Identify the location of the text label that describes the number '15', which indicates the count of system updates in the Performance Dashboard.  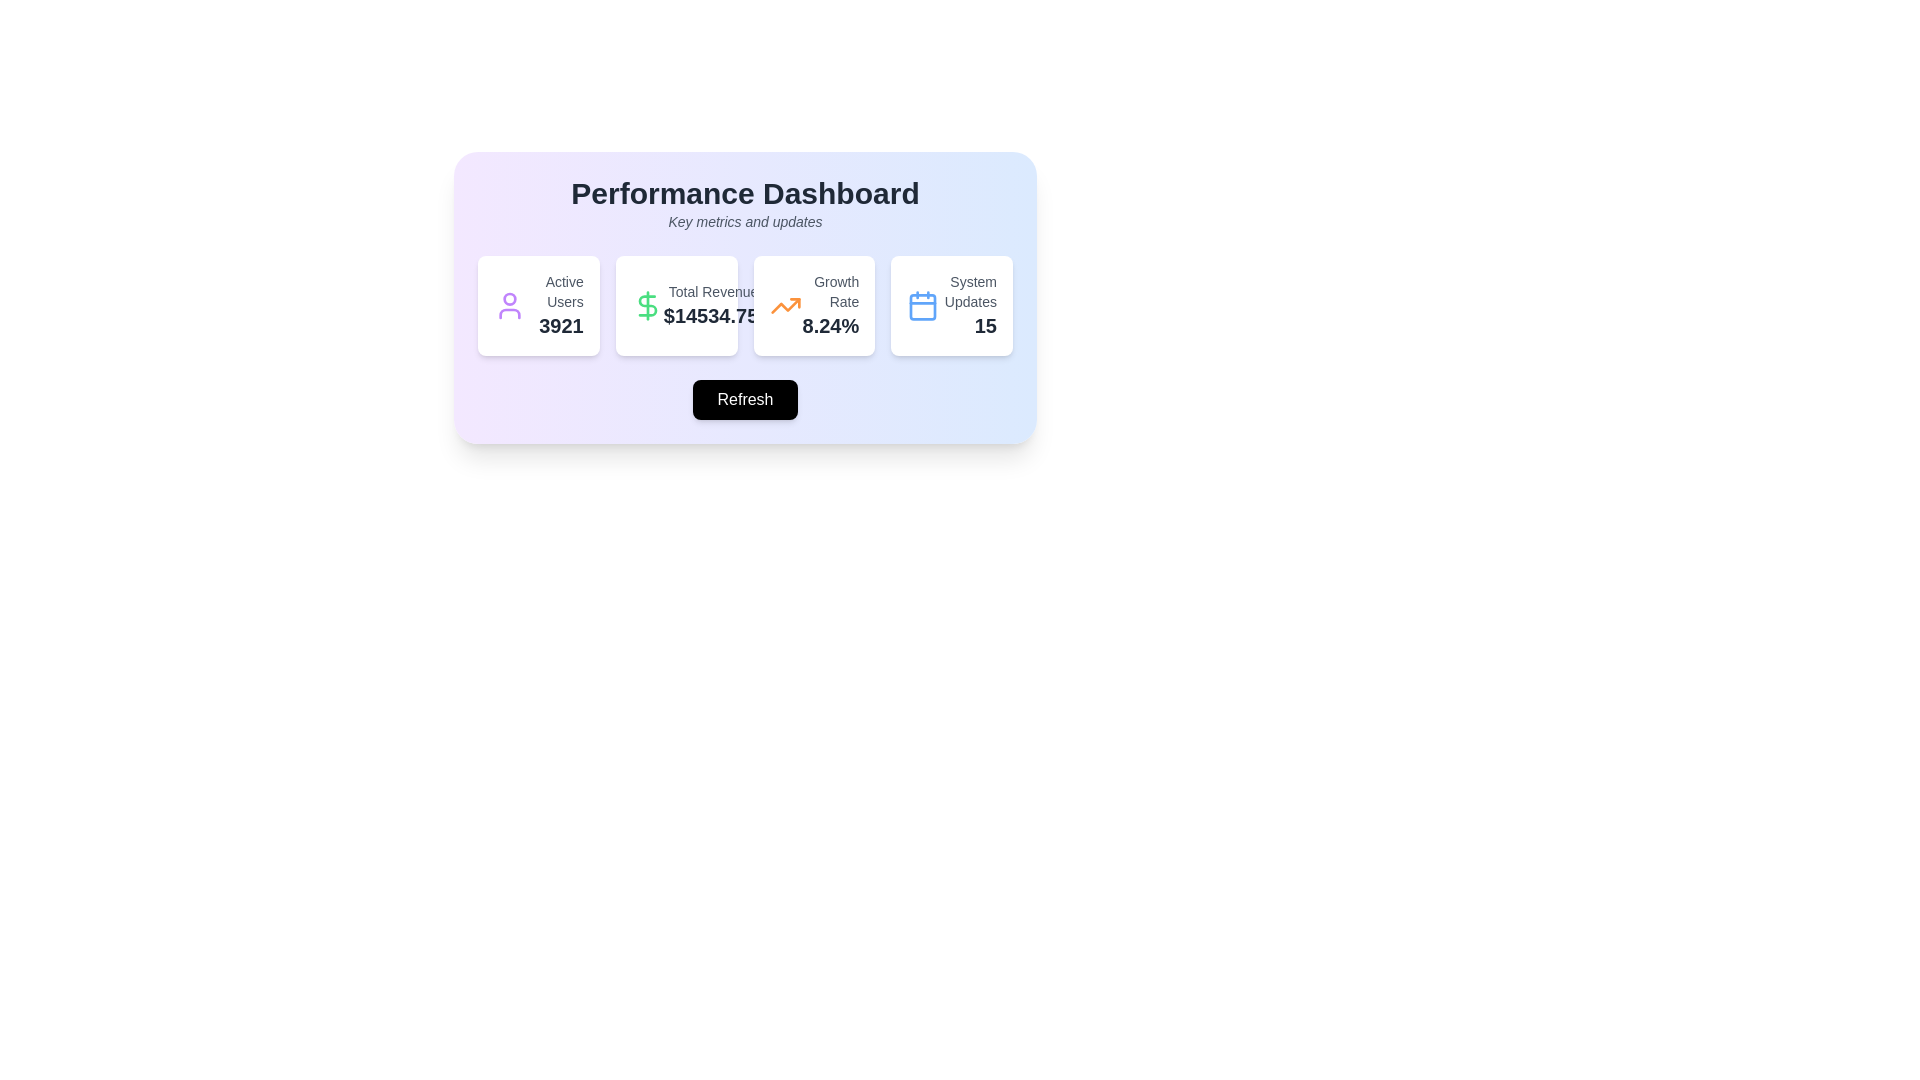
(968, 292).